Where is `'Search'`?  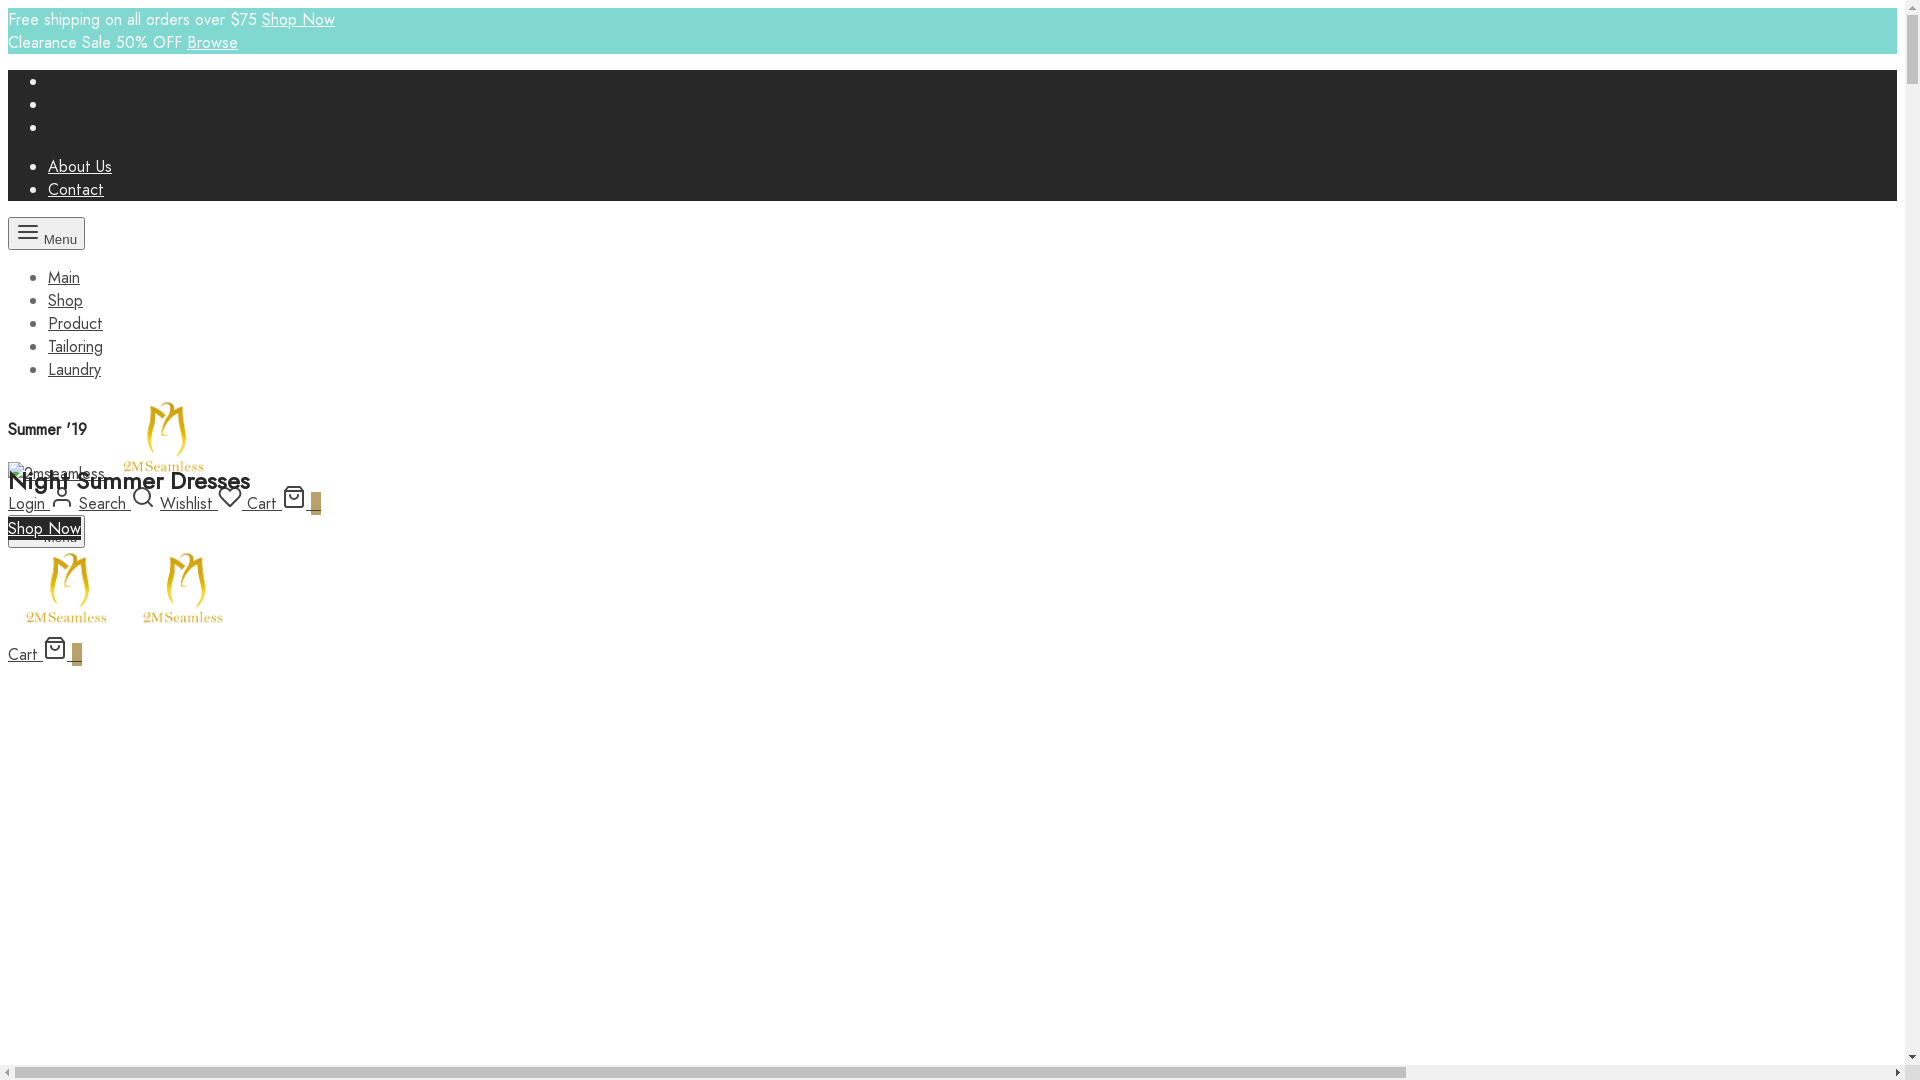 'Search' is located at coordinates (115, 502).